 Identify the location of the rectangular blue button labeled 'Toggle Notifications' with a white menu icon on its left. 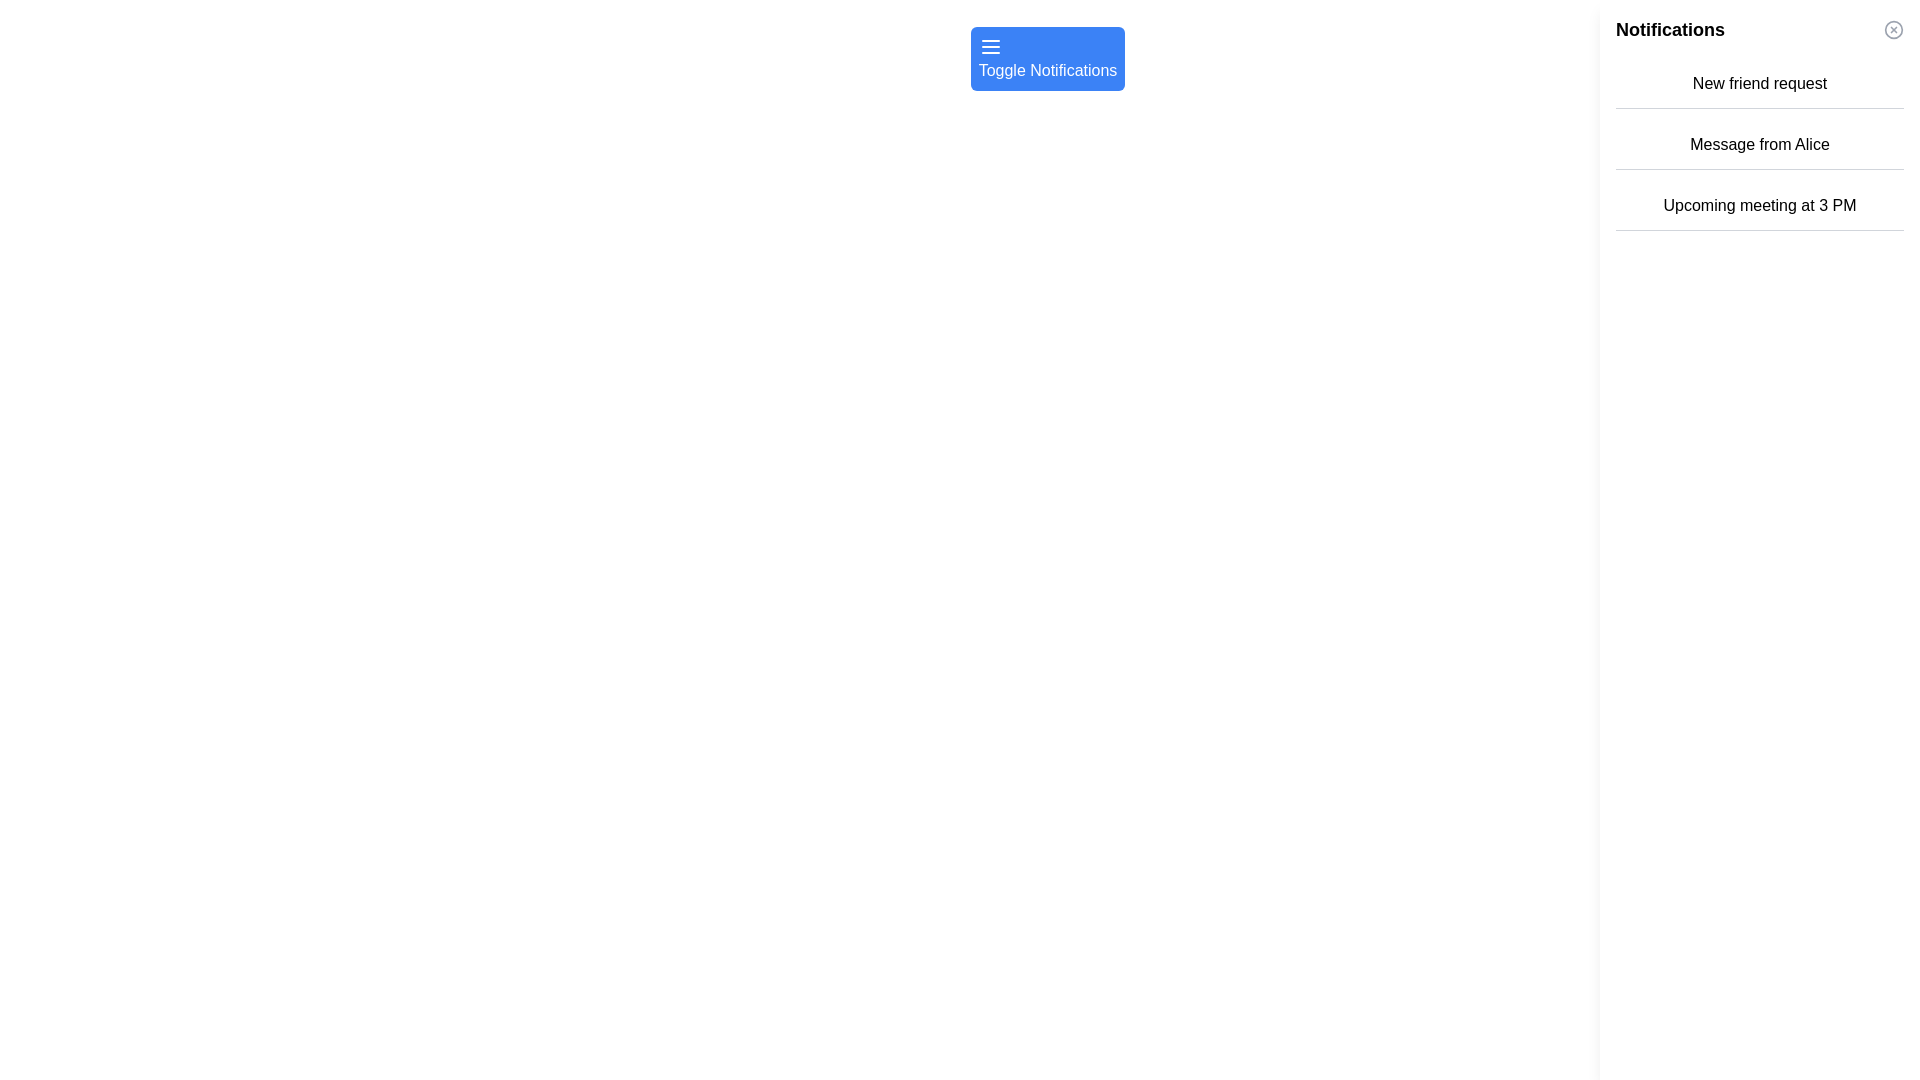
(1046, 57).